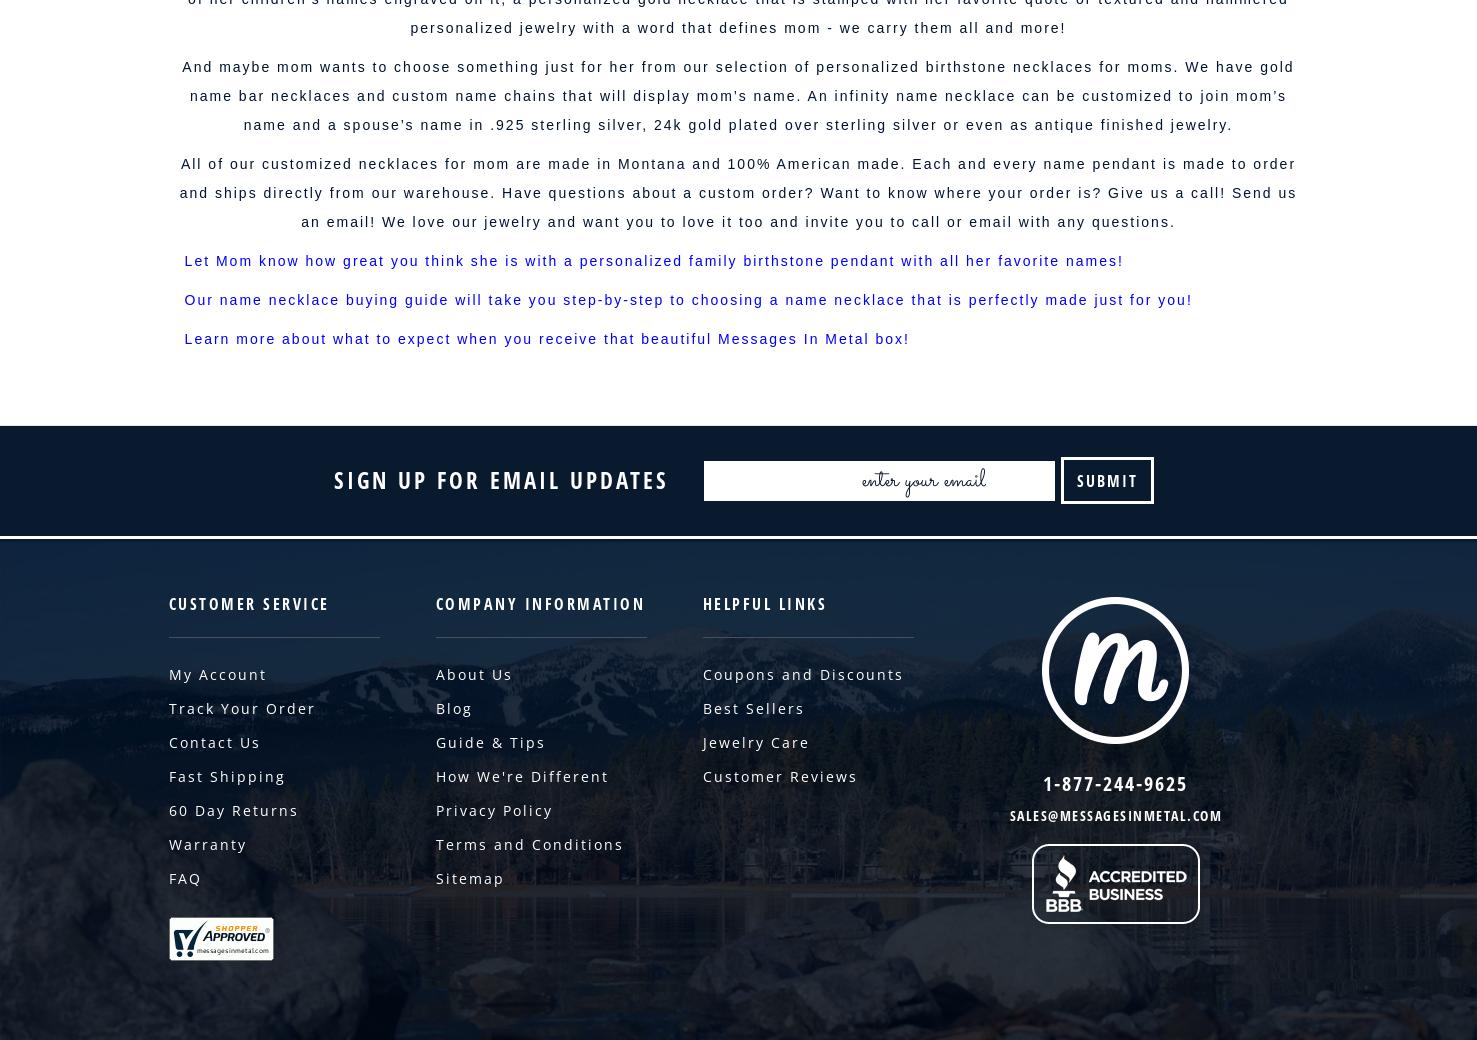 The width and height of the screenshot is (1477, 1040). Describe the element at coordinates (166, 809) in the screenshot. I see `'60 Day Returns'` at that location.